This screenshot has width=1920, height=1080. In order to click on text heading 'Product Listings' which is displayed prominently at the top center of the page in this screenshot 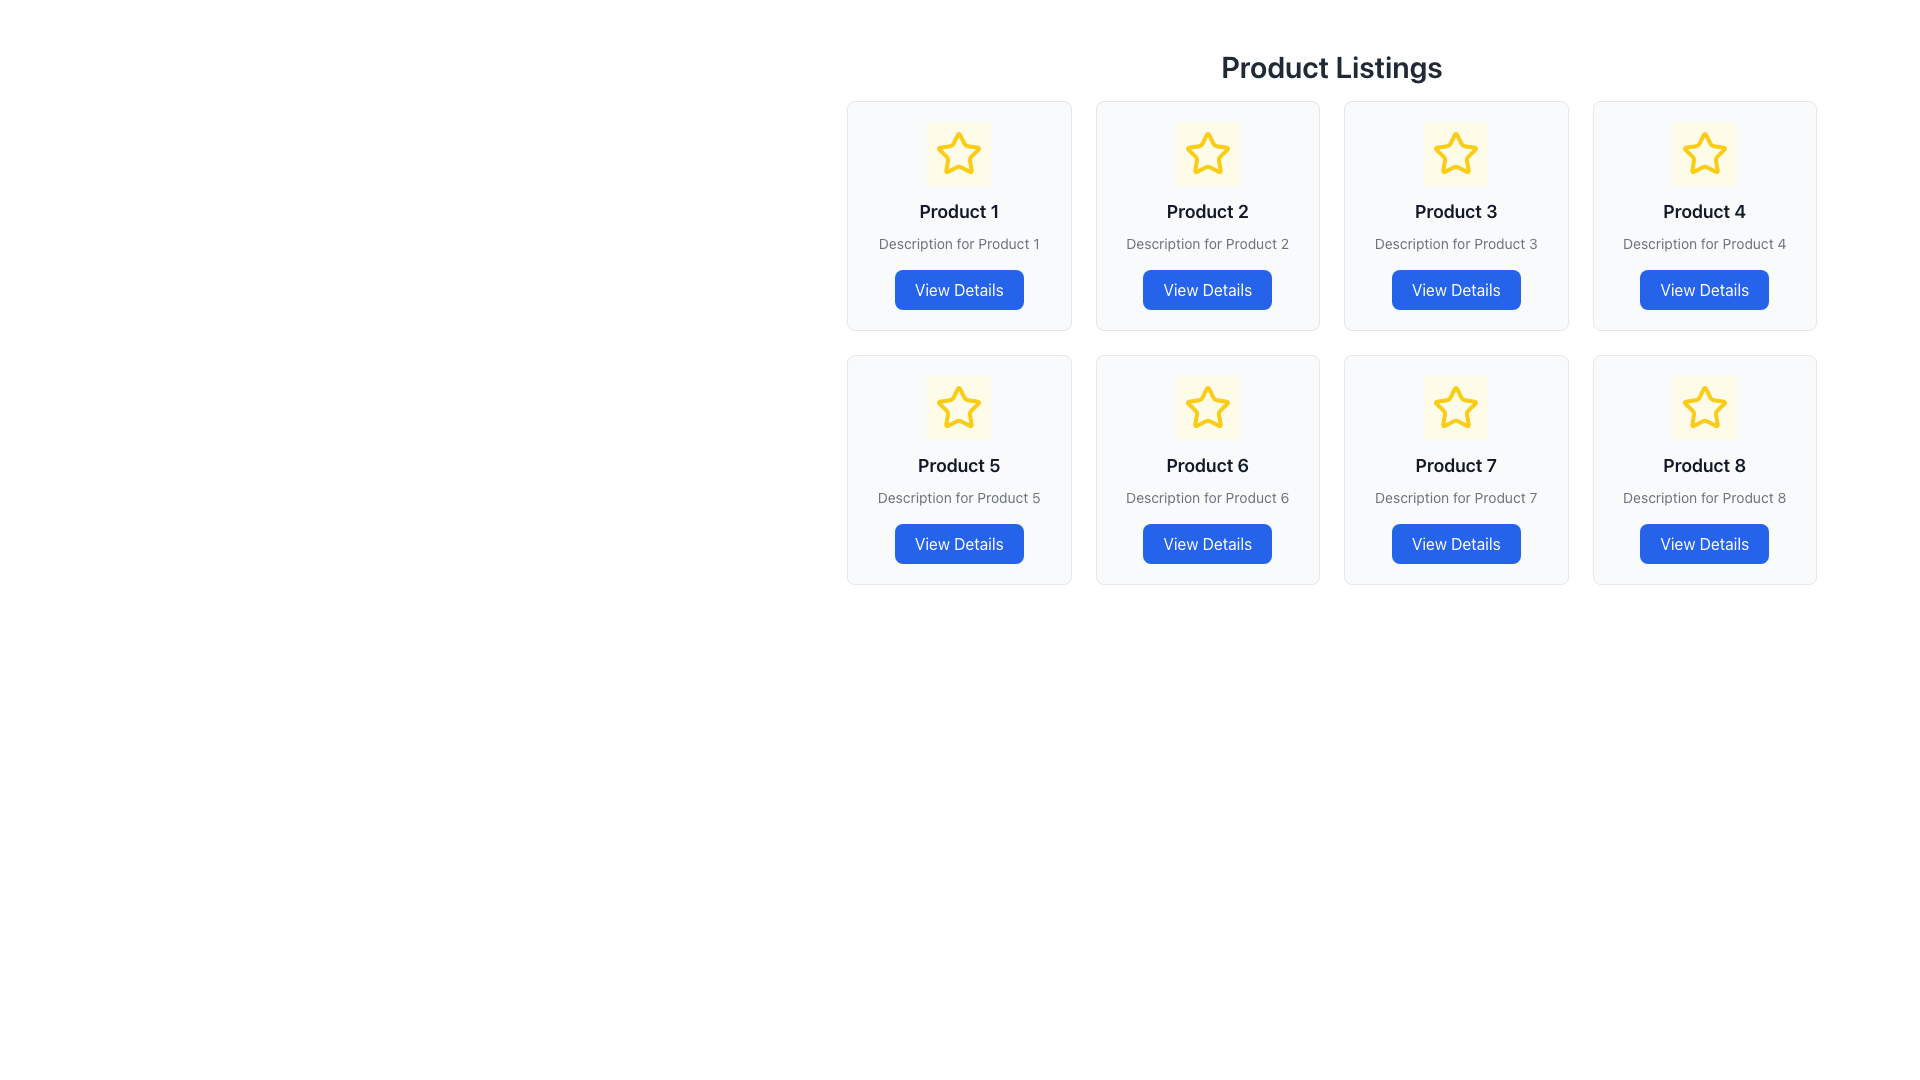, I will do `click(1331, 65)`.